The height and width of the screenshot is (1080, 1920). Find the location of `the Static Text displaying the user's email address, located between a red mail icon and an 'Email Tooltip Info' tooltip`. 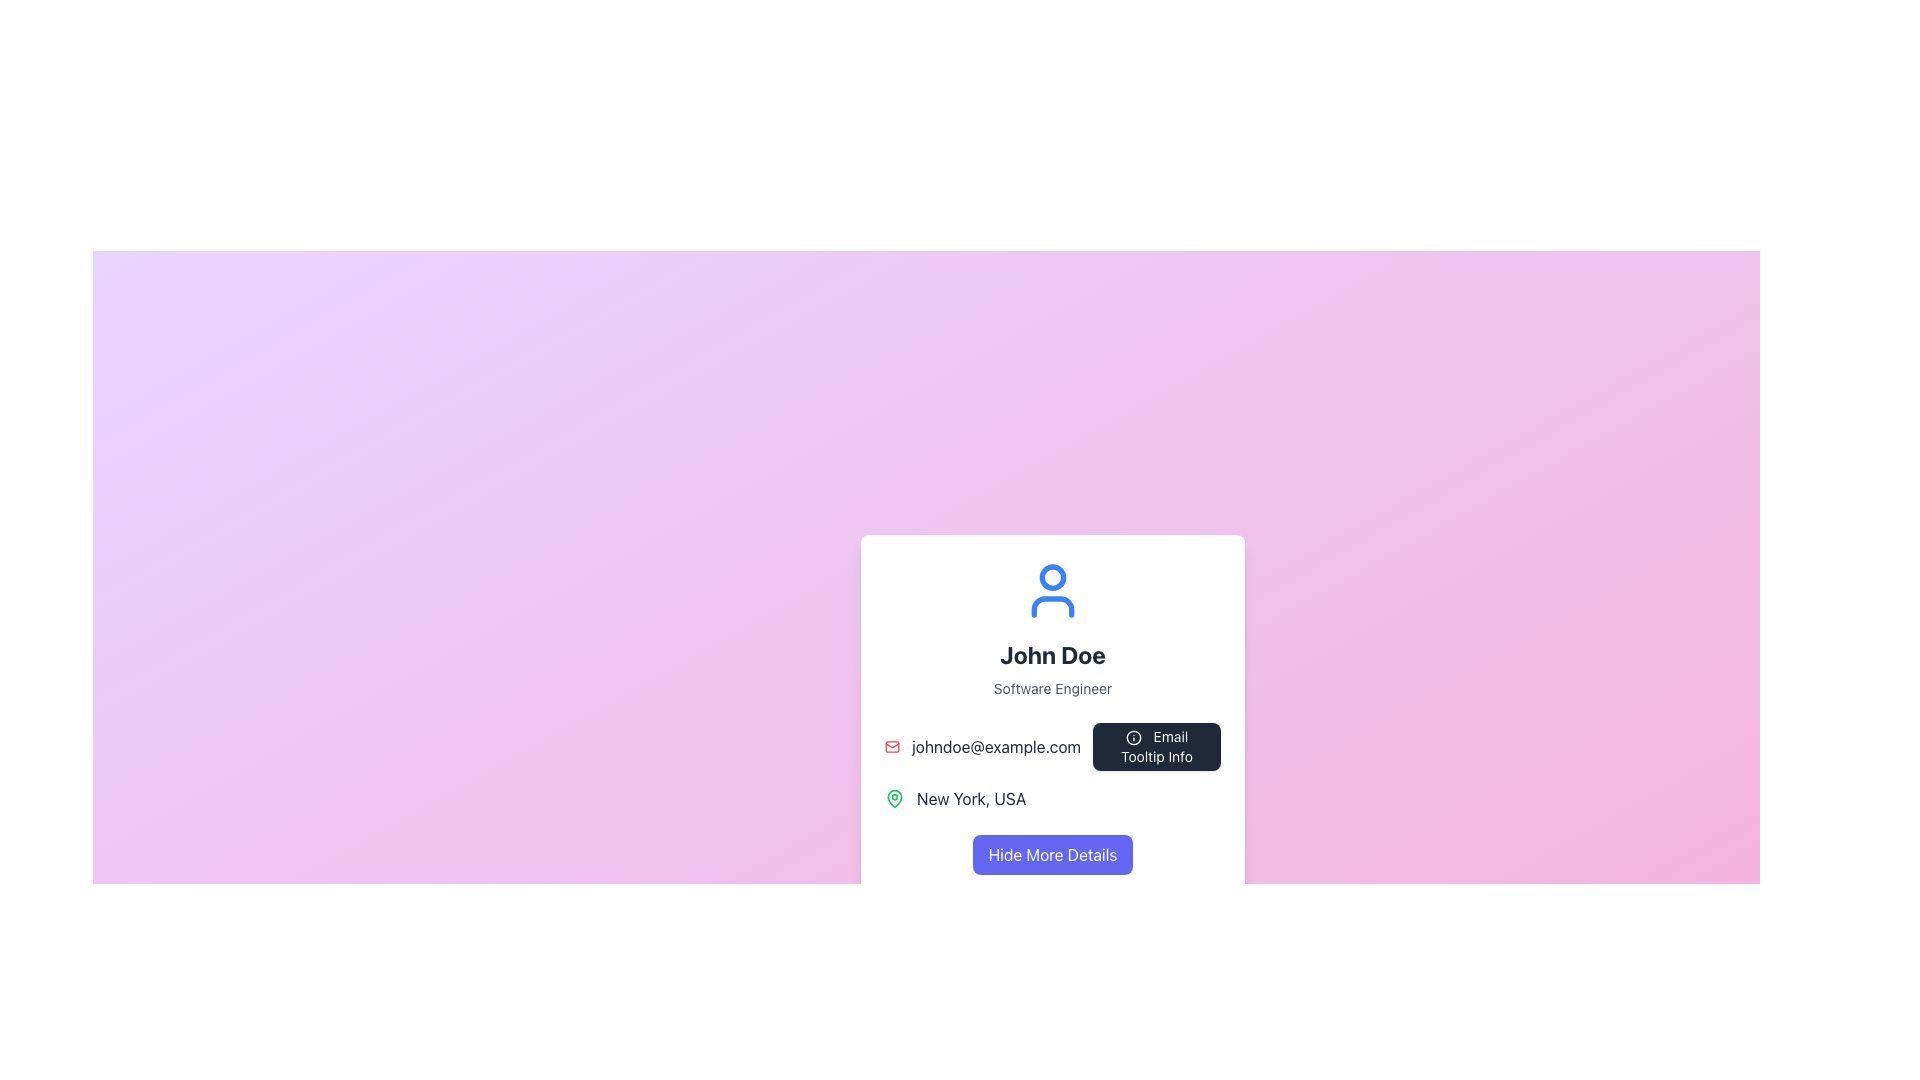

the Static Text displaying the user's email address, located between a red mail icon and an 'Email Tooltip Info' tooltip is located at coordinates (996, 747).